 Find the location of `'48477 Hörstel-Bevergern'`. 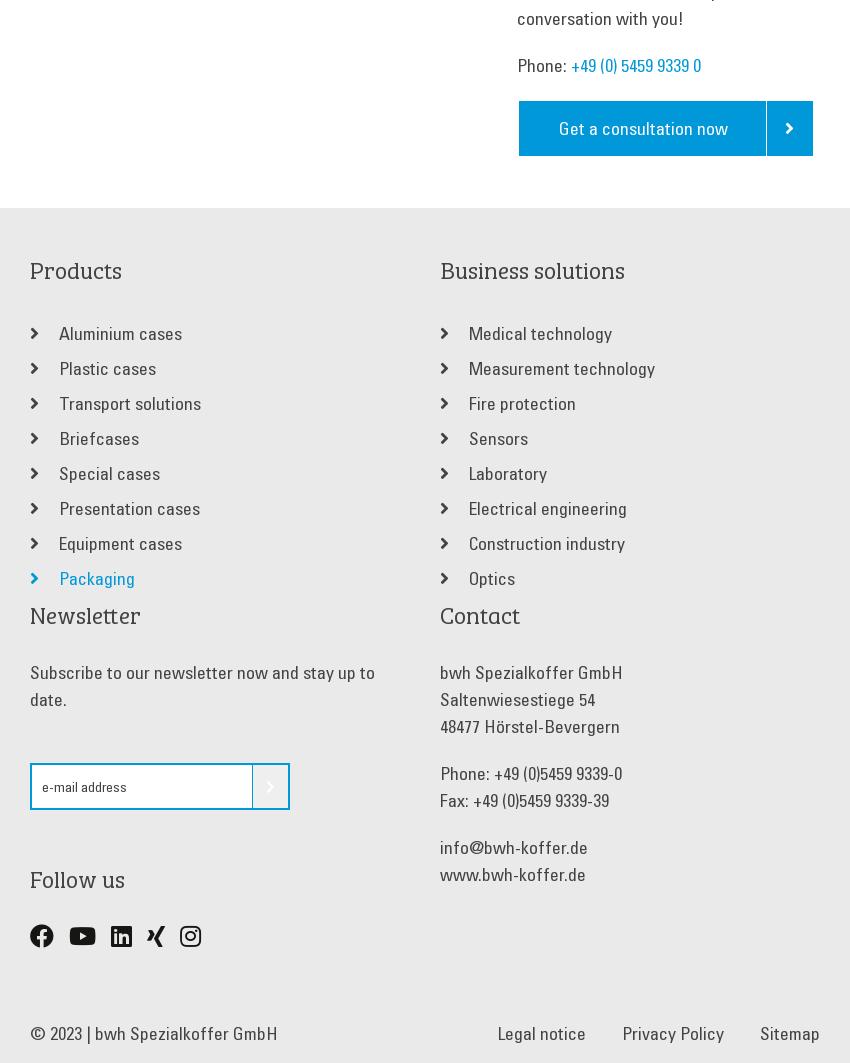

'48477 Hörstel-Bevergern' is located at coordinates (528, 725).